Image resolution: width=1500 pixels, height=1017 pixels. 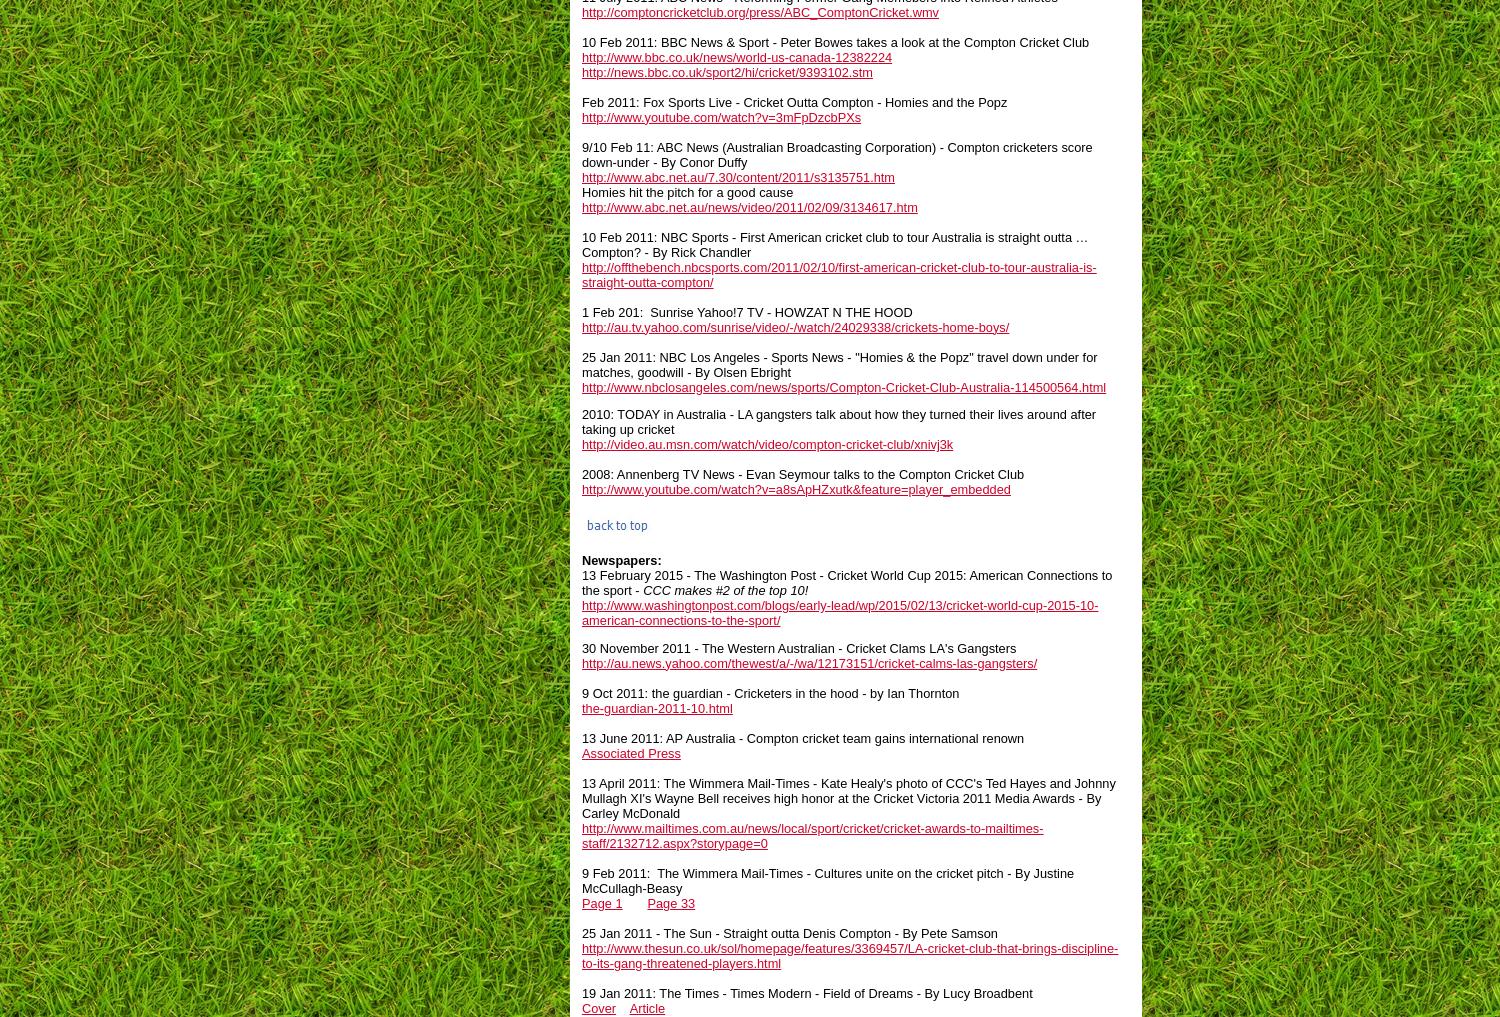 I want to click on 'Cover', so click(x=597, y=1007).